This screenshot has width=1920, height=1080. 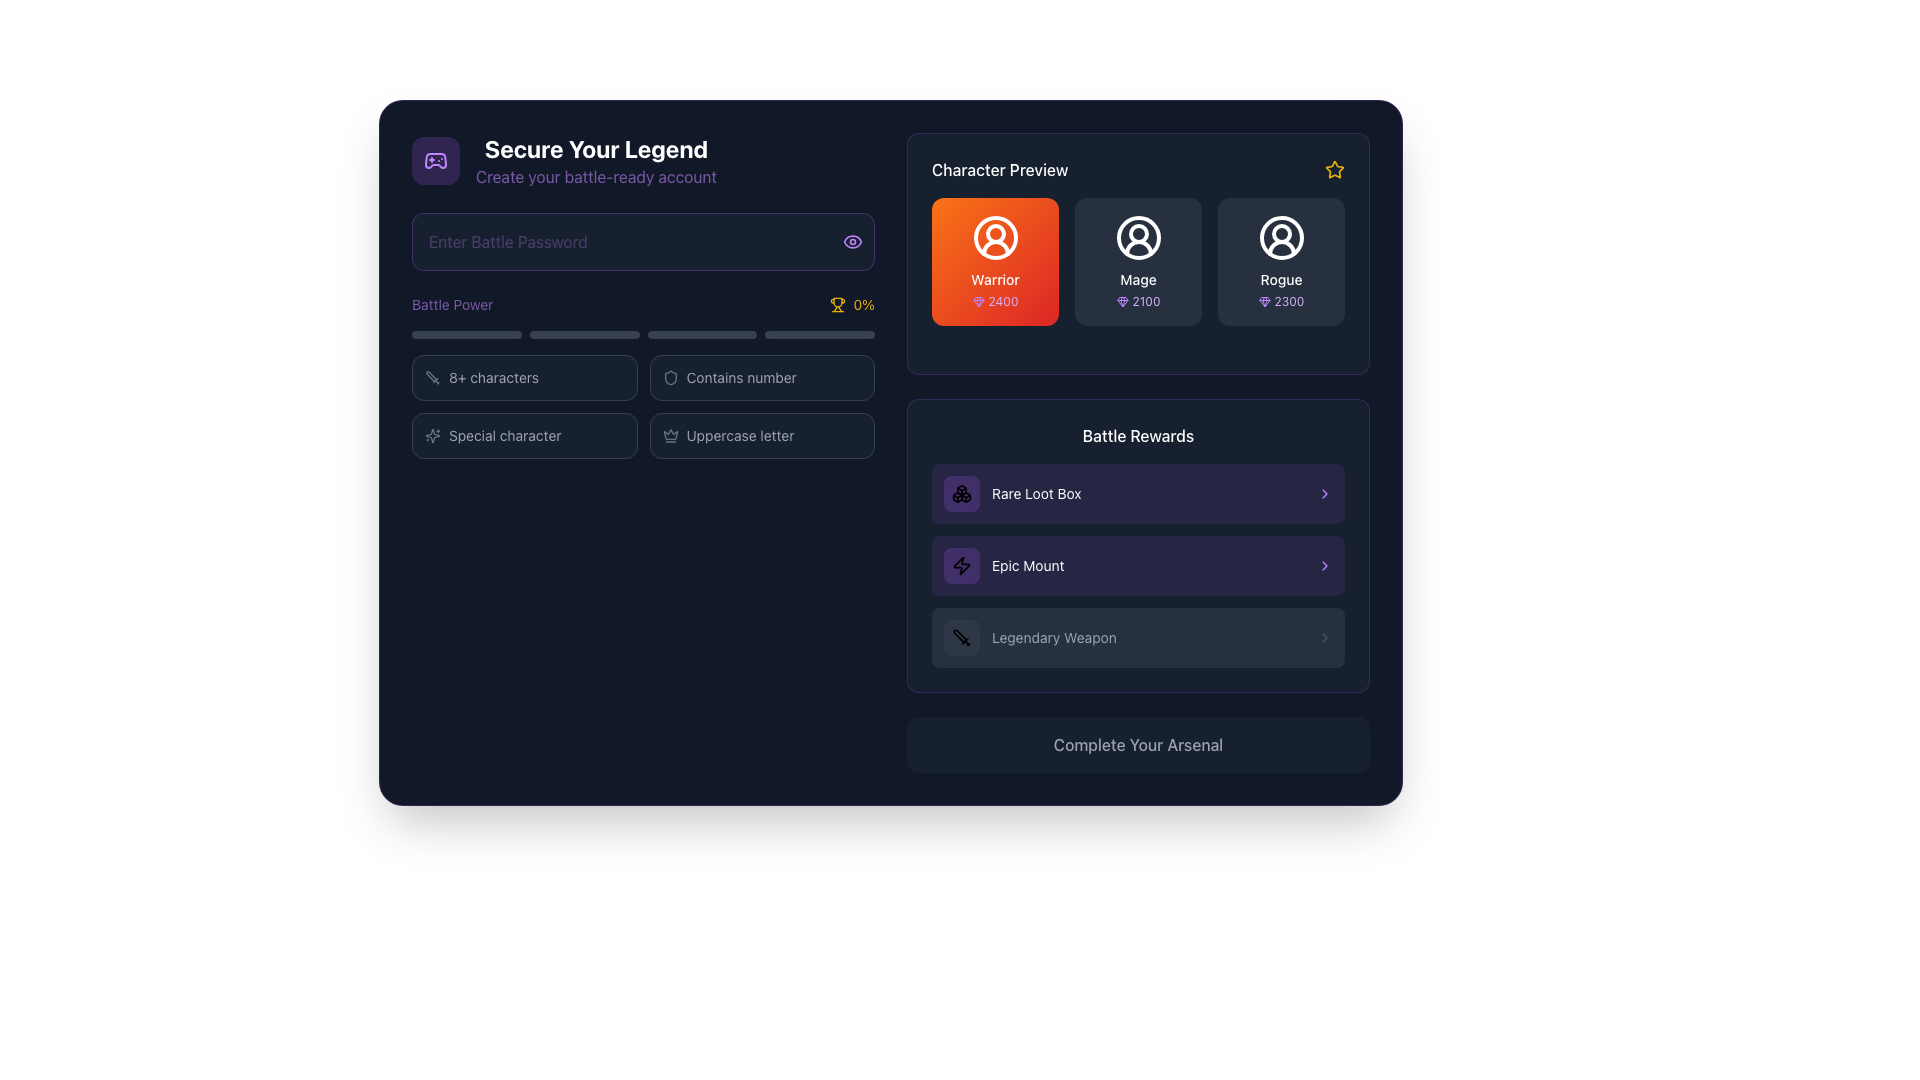 I want to click on the 'Rare Loot Box' label with icon, so click(x=1012, y=493).